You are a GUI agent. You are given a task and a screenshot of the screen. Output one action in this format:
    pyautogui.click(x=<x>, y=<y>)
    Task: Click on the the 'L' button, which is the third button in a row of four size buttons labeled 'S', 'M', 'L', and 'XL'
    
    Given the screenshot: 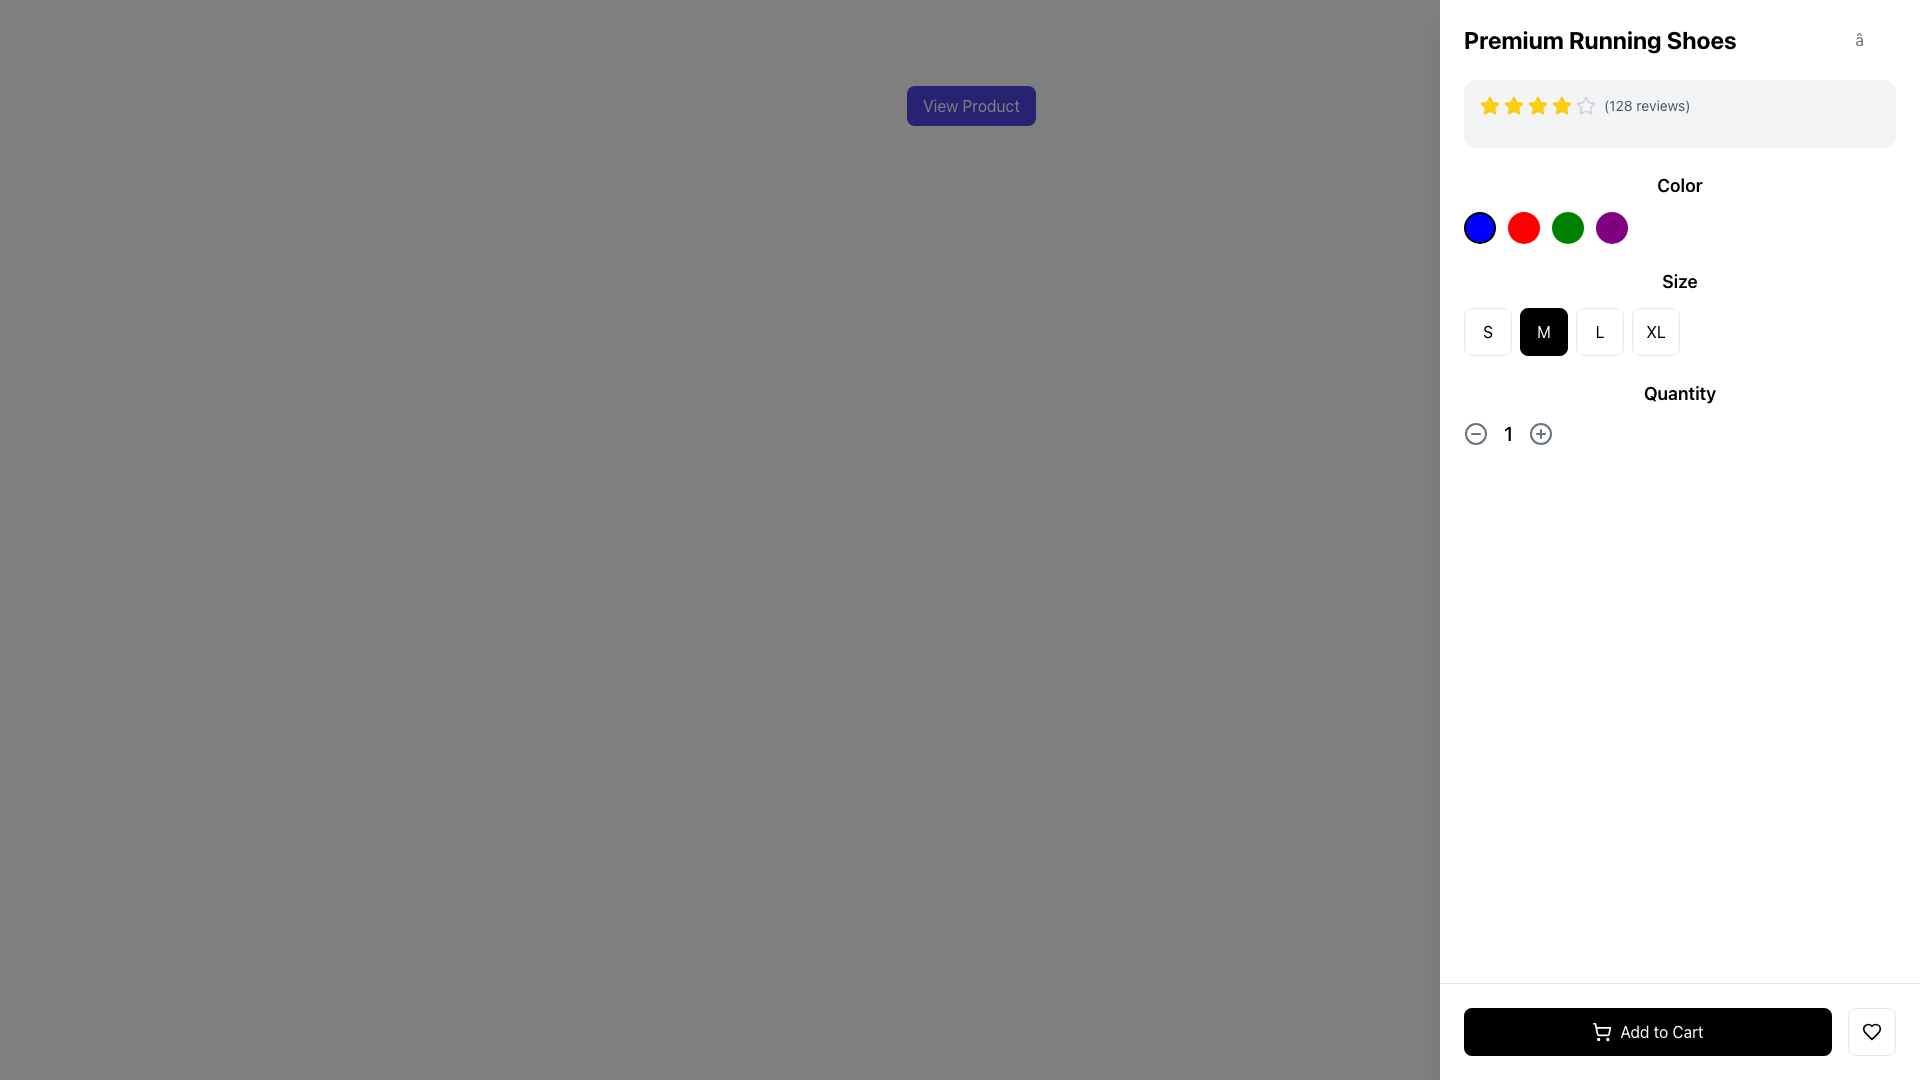 What is the action you would take?
    pyautogui.click(x=1598, y=330)
    